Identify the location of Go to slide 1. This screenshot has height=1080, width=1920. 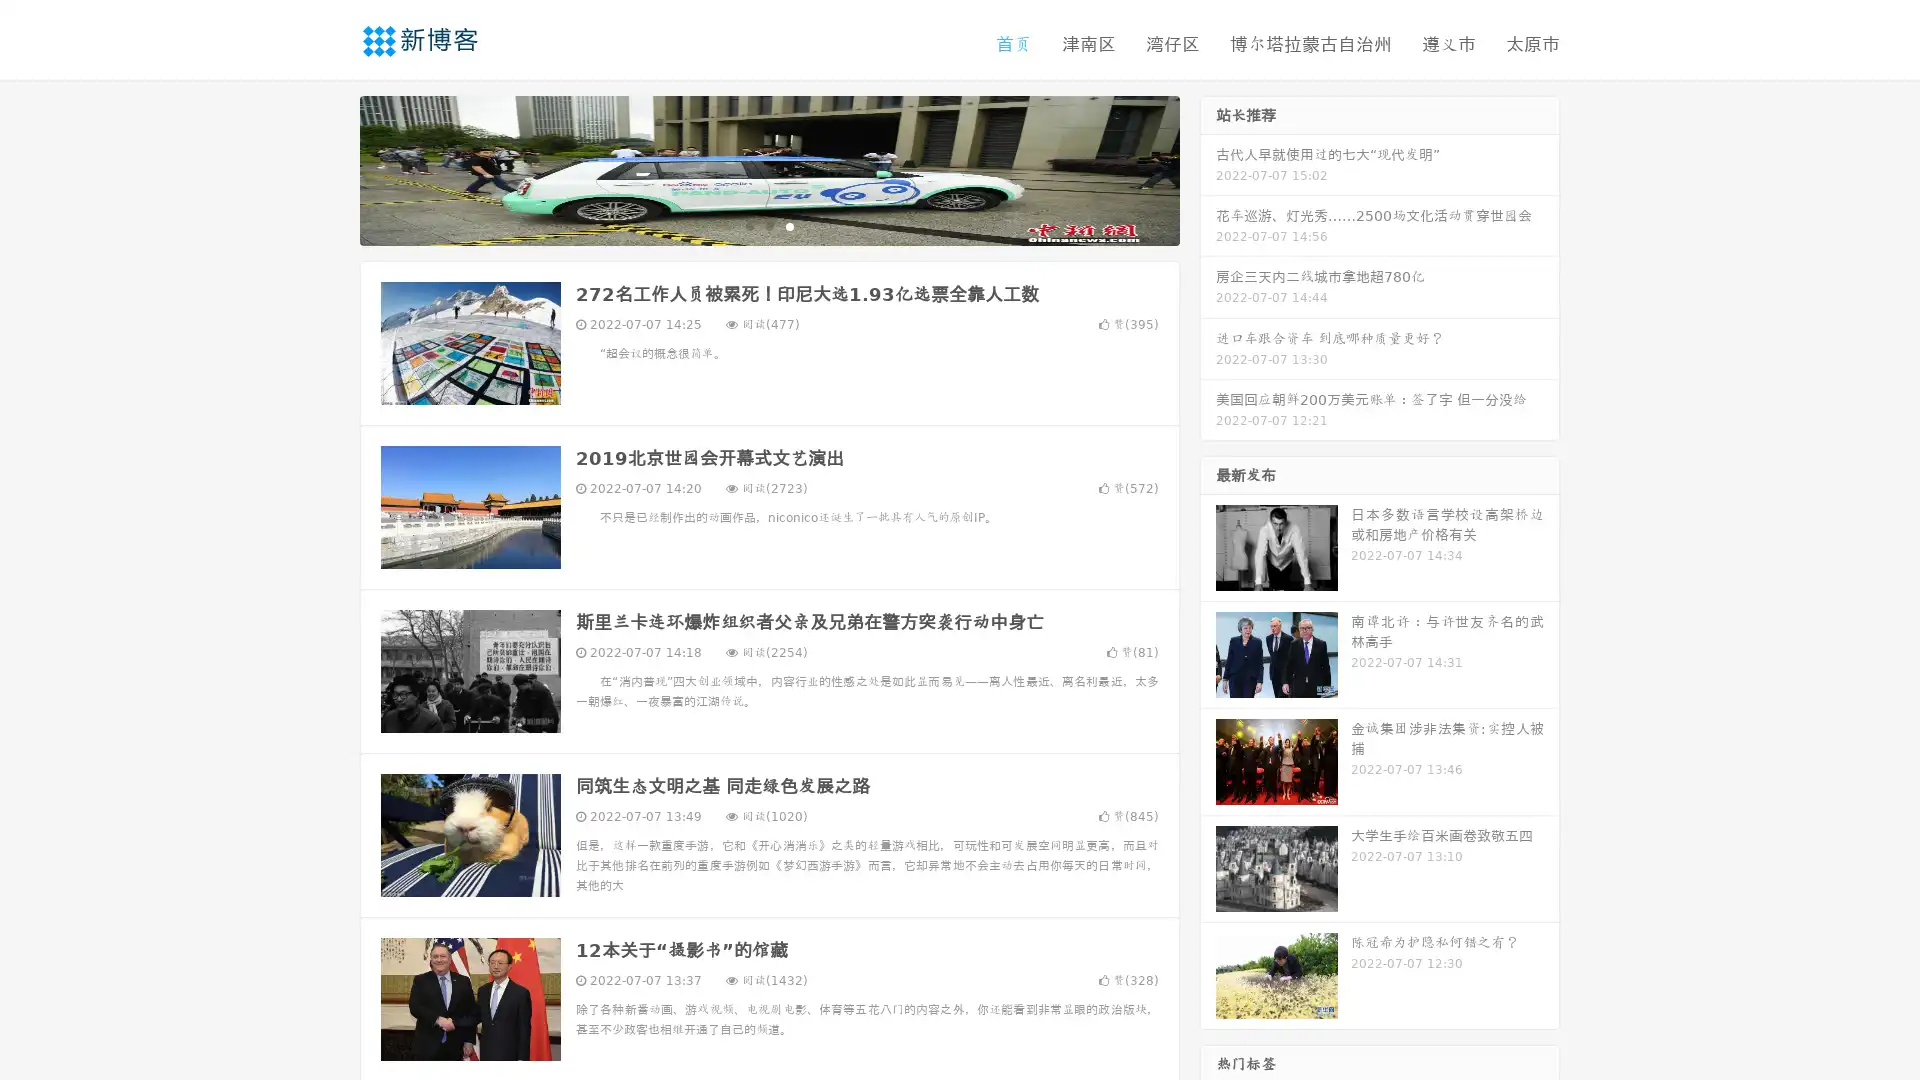
(748, 225).